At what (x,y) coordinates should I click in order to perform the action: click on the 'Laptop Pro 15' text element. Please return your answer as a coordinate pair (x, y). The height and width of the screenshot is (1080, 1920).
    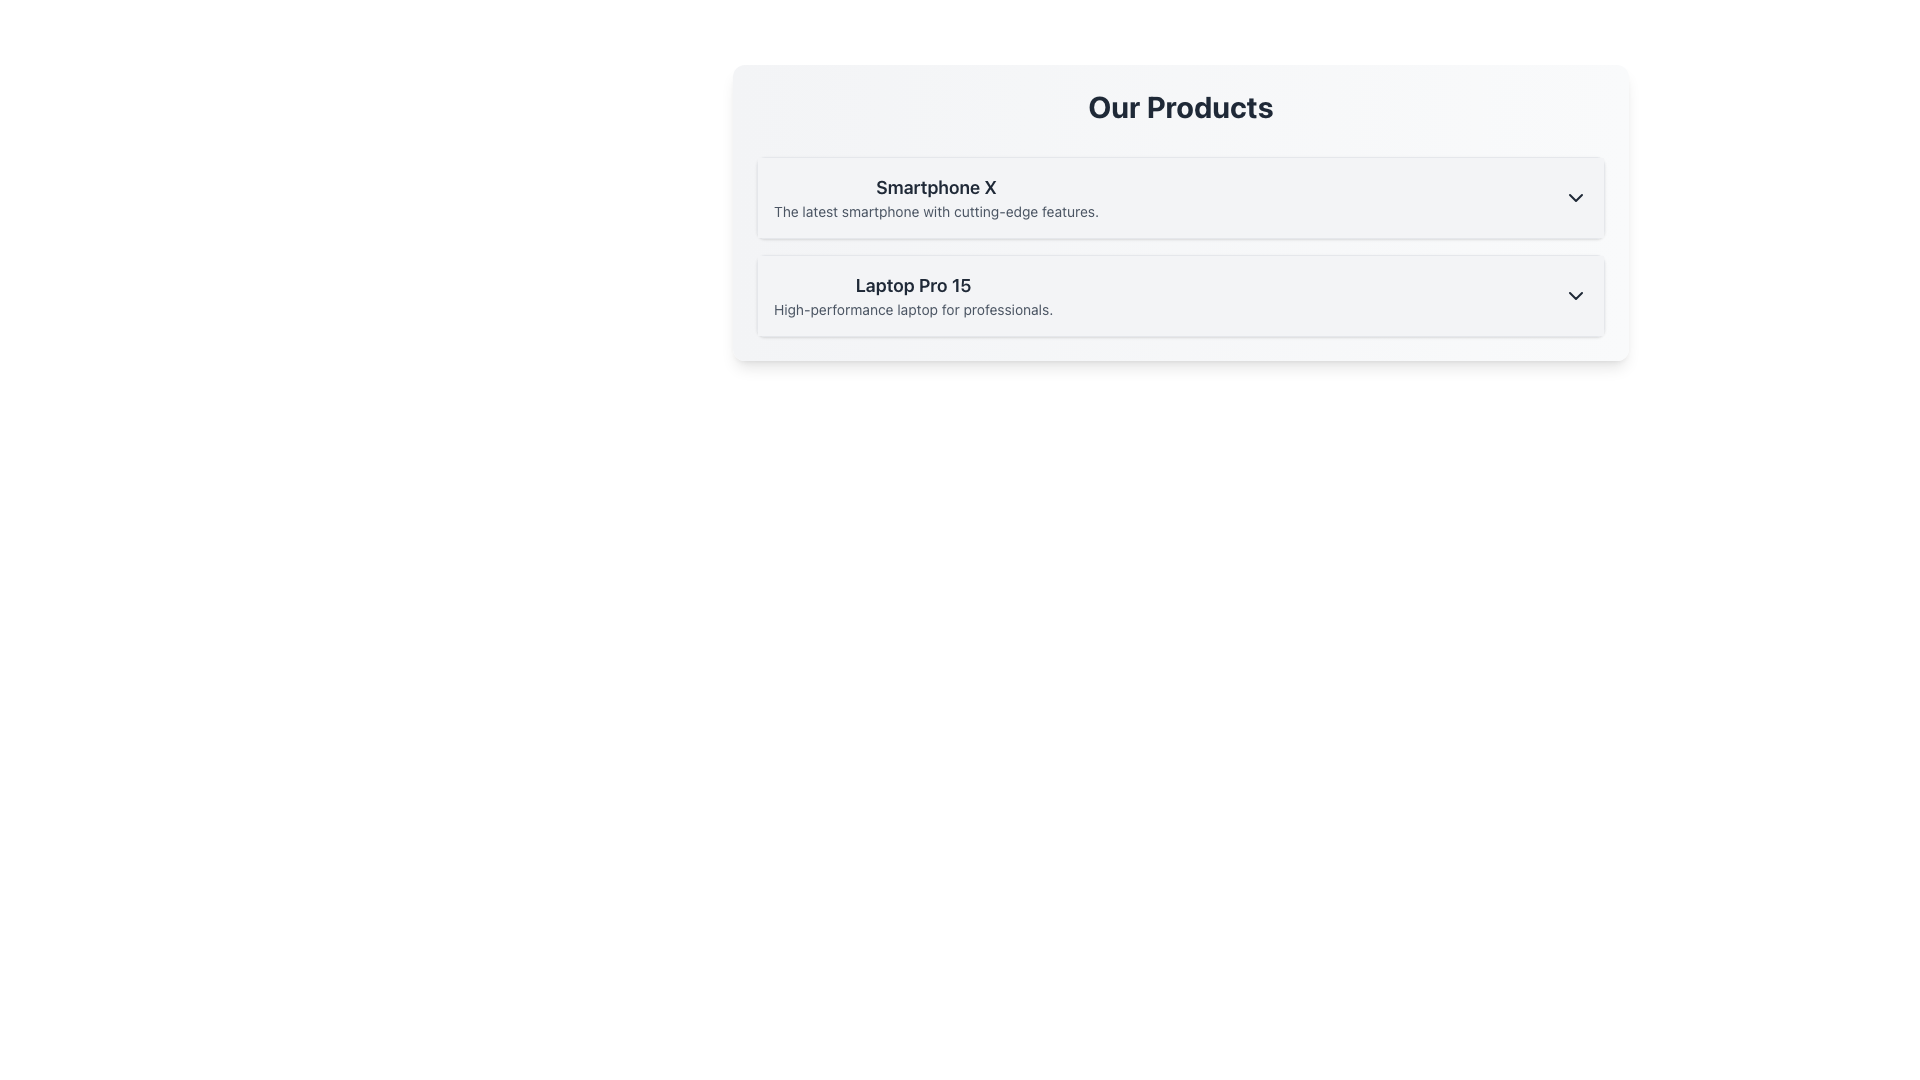
    Looking at the image, I should click on (912, 296).